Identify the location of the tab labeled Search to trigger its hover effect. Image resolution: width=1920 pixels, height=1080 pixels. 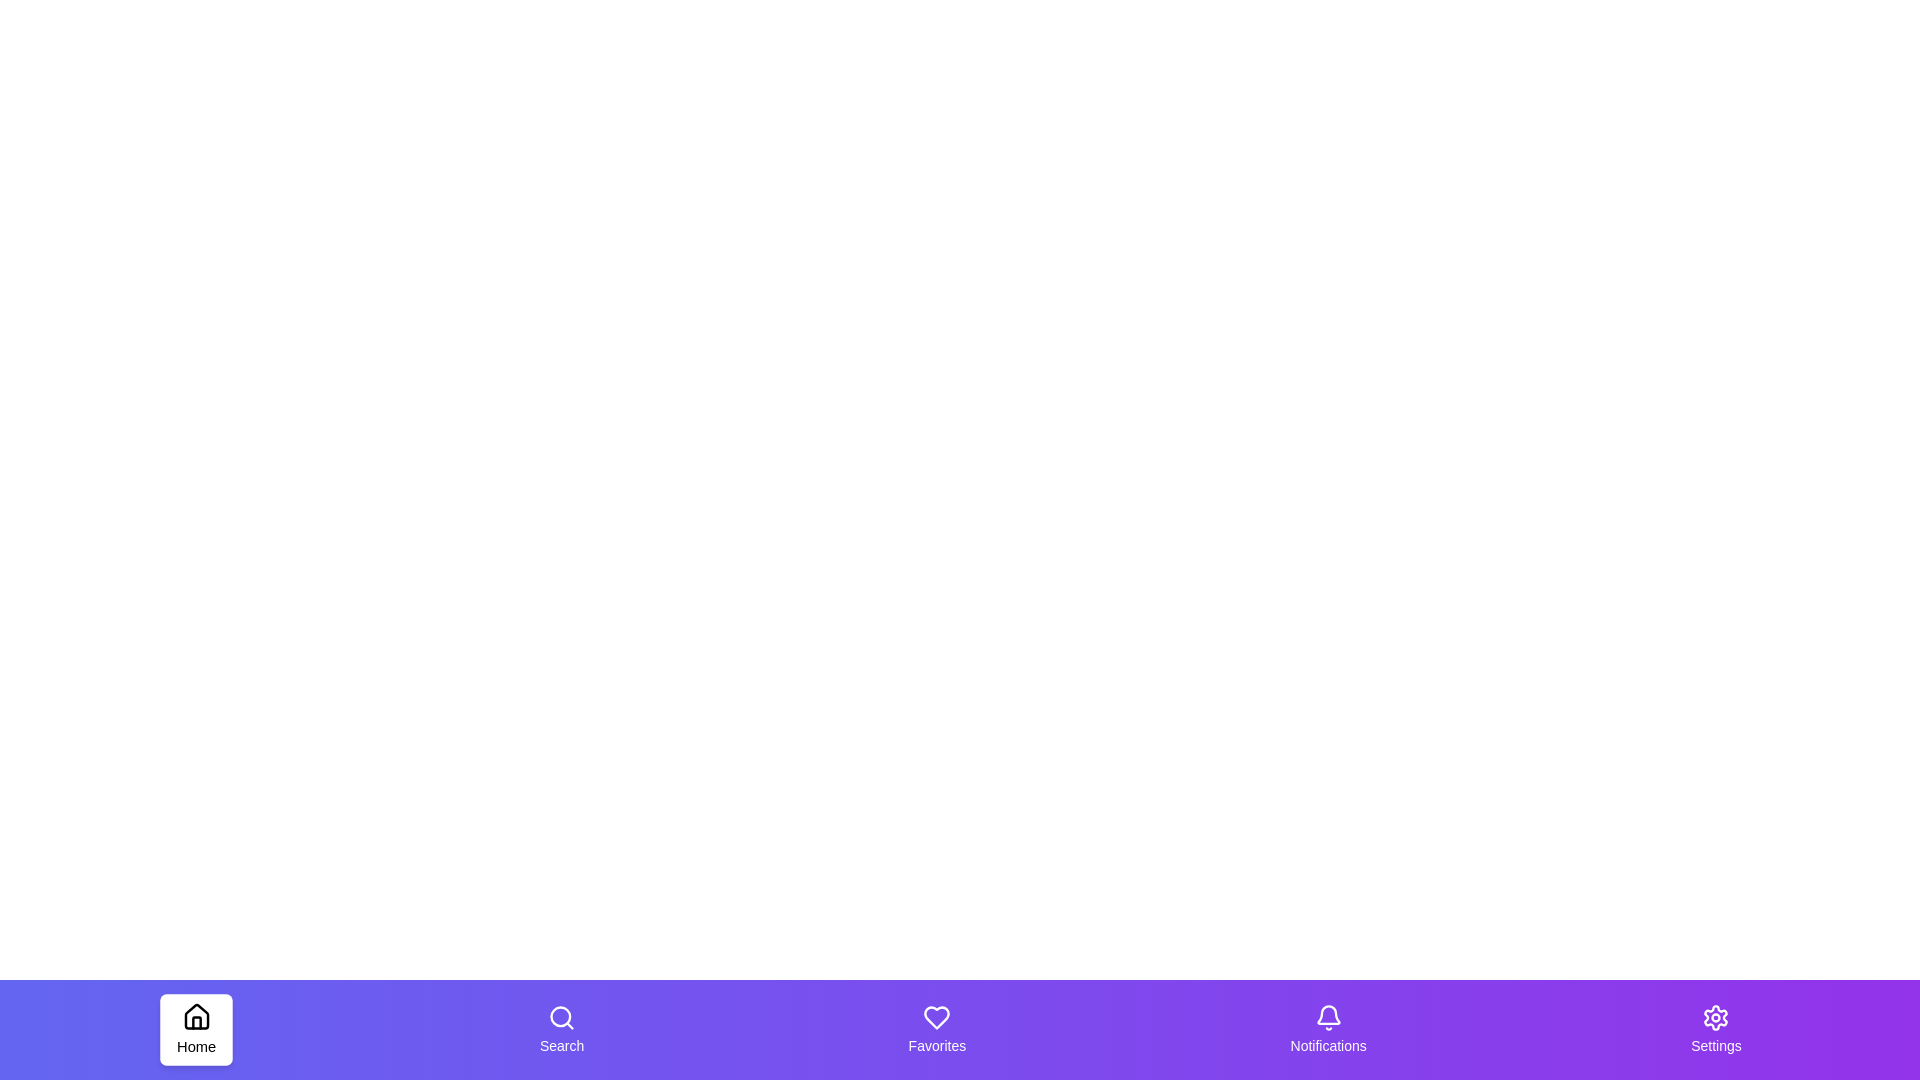
(560, 1029).